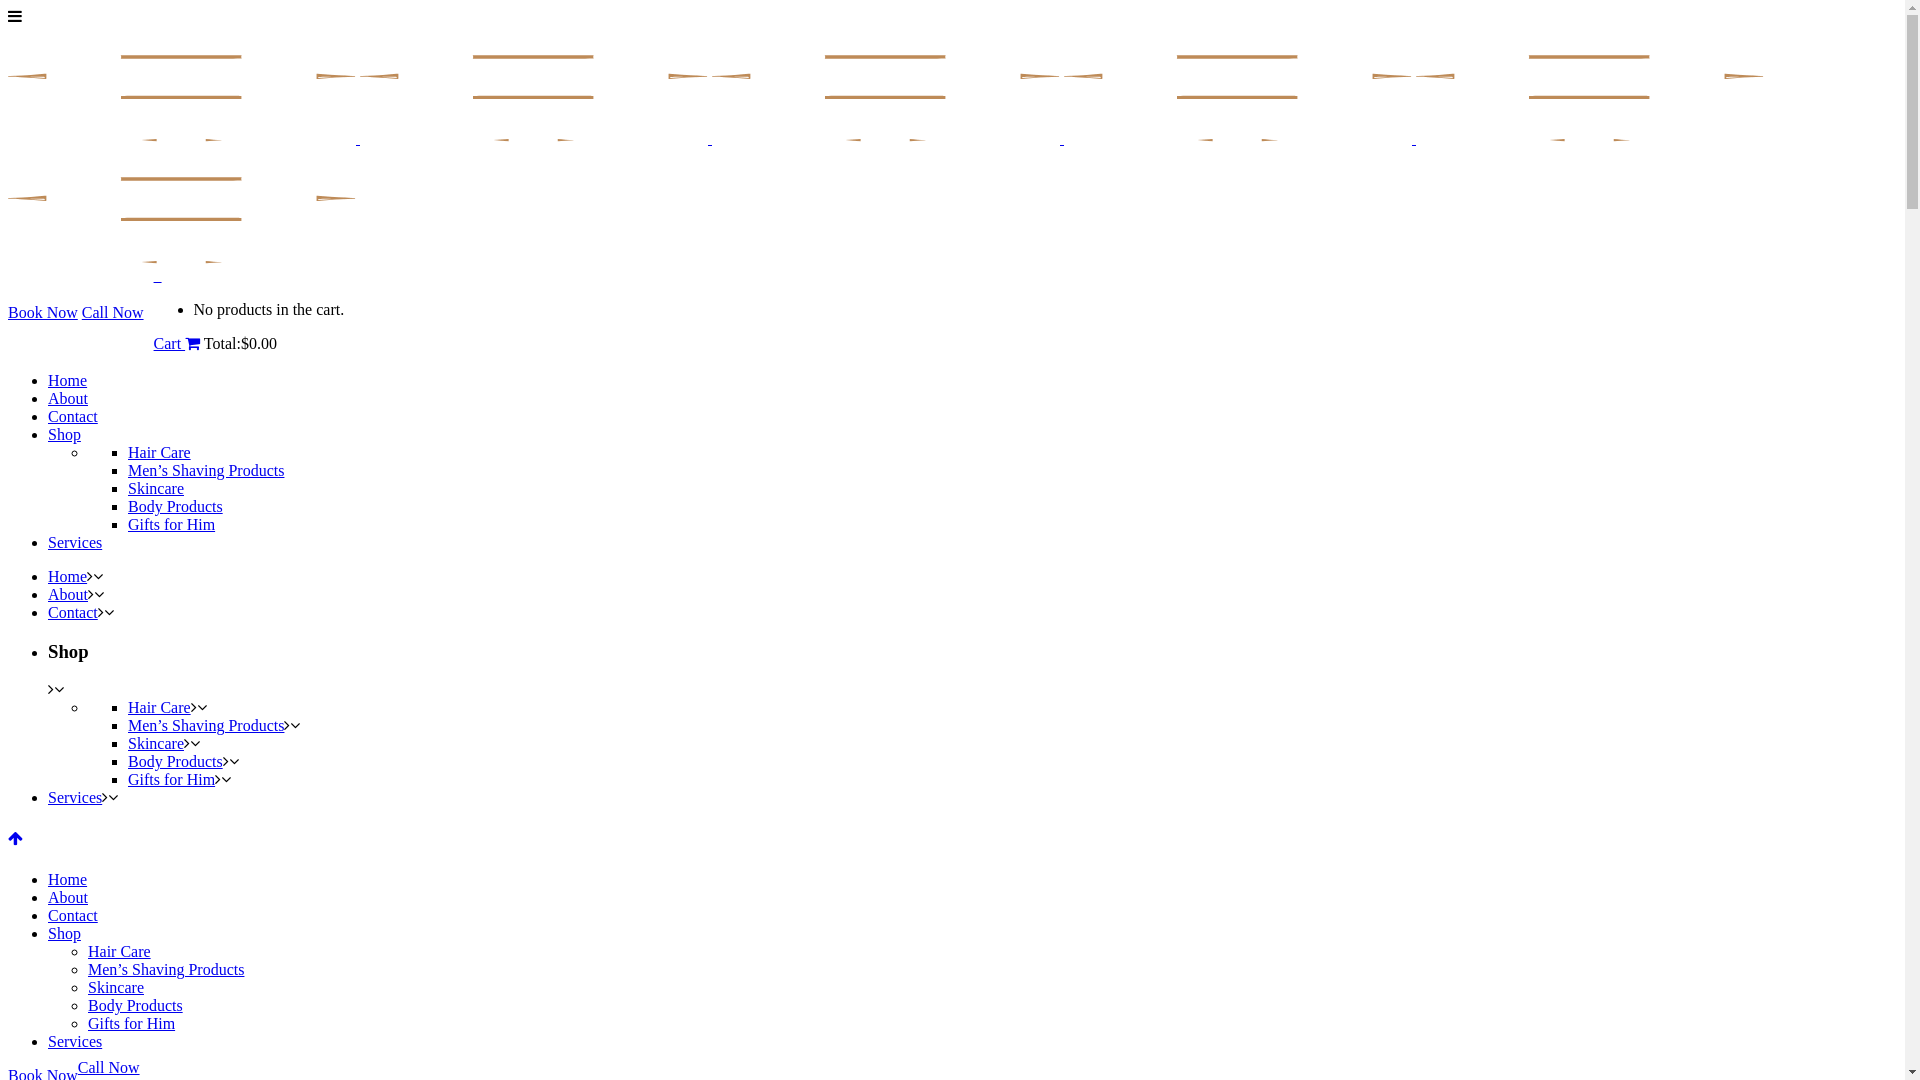  Describe the element at coordinates (67, 593) in the screenshot. I see `'About'` at that location.